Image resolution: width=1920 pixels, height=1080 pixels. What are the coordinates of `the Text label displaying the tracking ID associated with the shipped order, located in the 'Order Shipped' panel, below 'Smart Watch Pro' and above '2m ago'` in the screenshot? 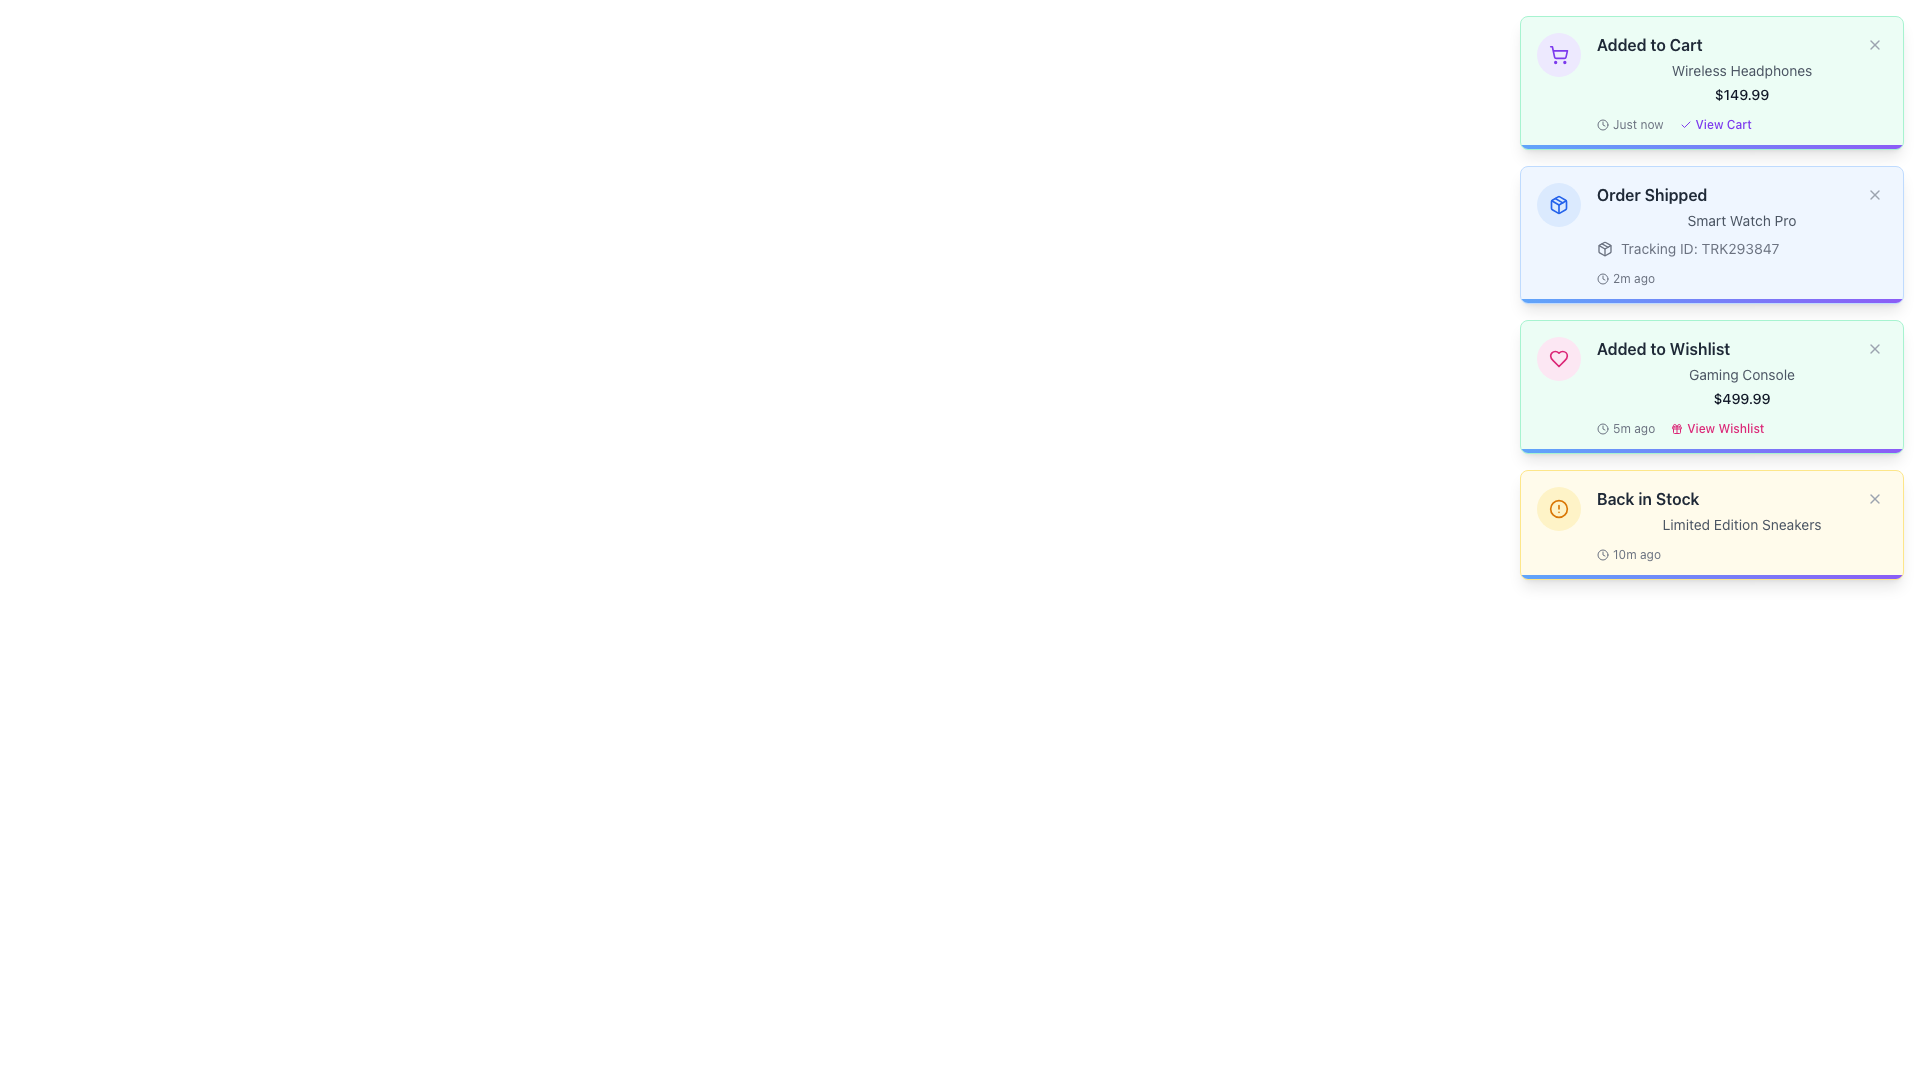 It's located at (1741, 248).